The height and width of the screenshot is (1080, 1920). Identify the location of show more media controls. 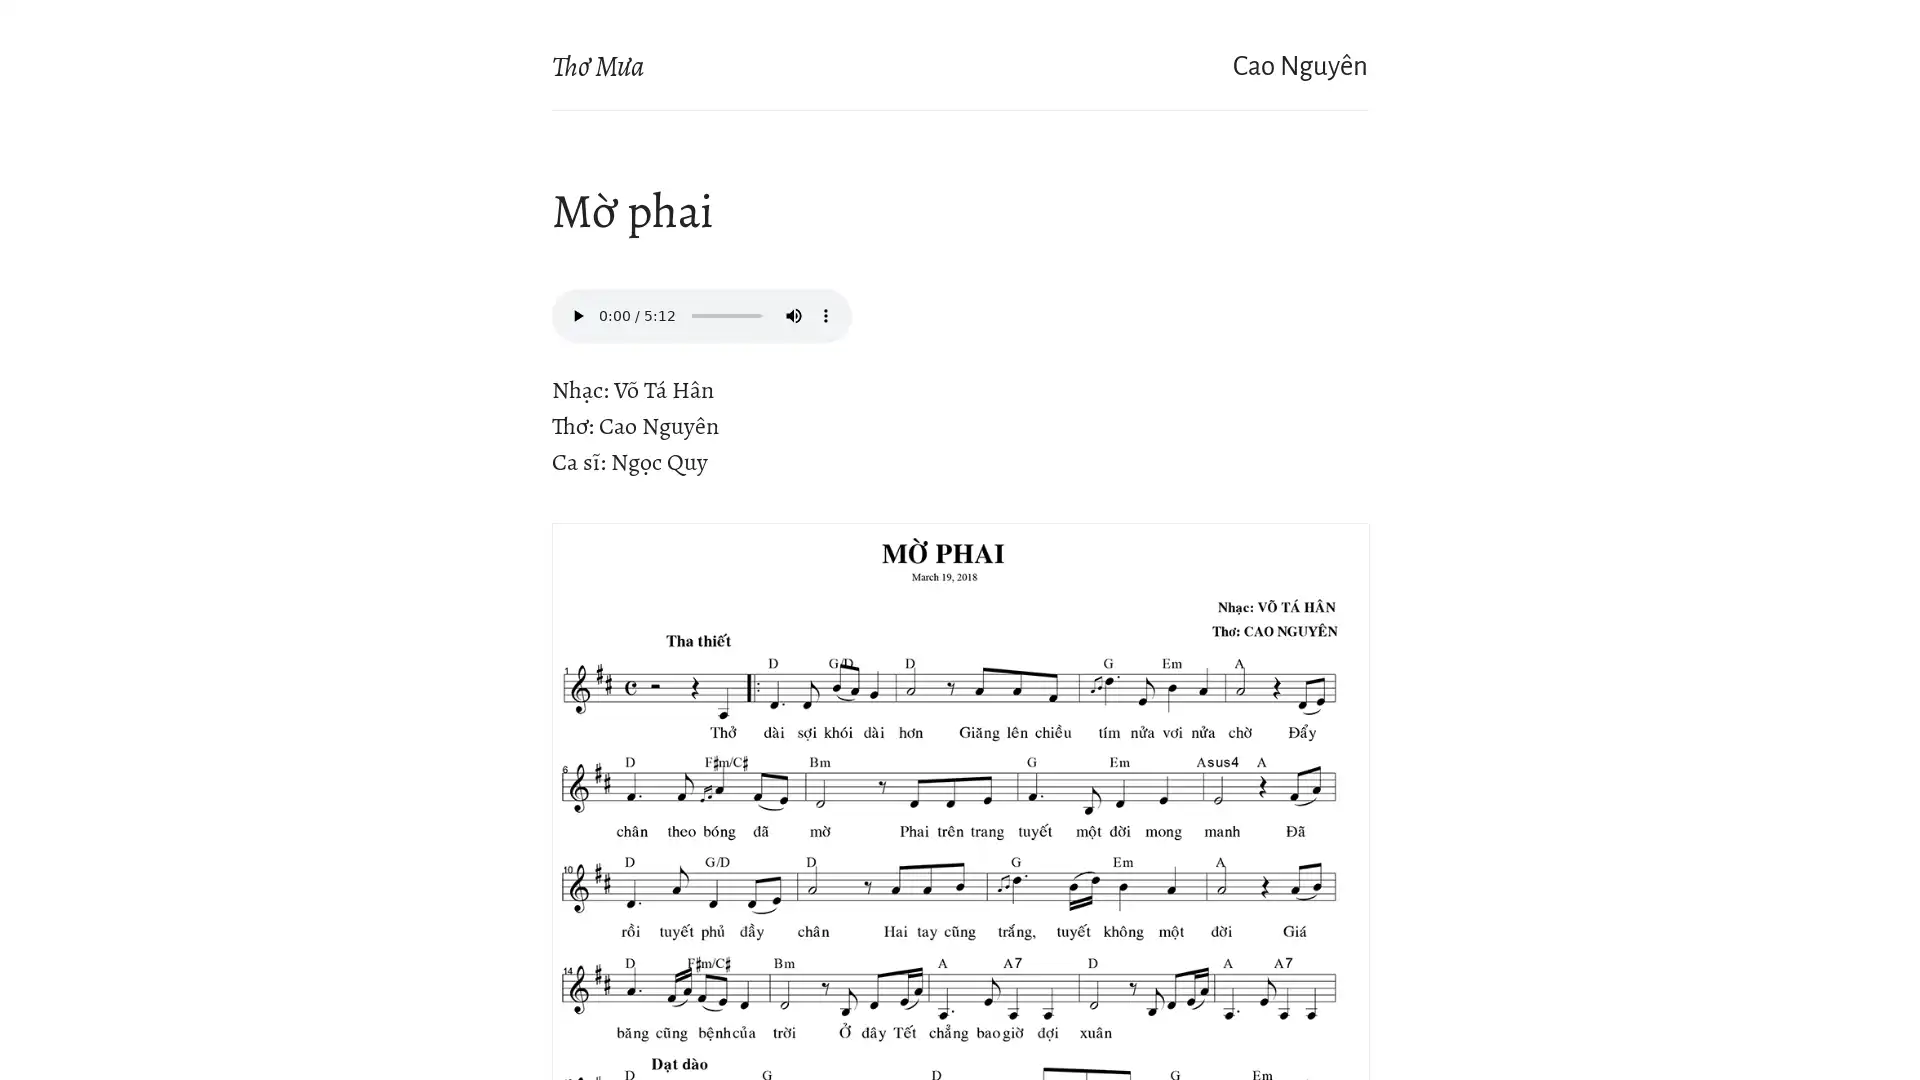
(825, 315).